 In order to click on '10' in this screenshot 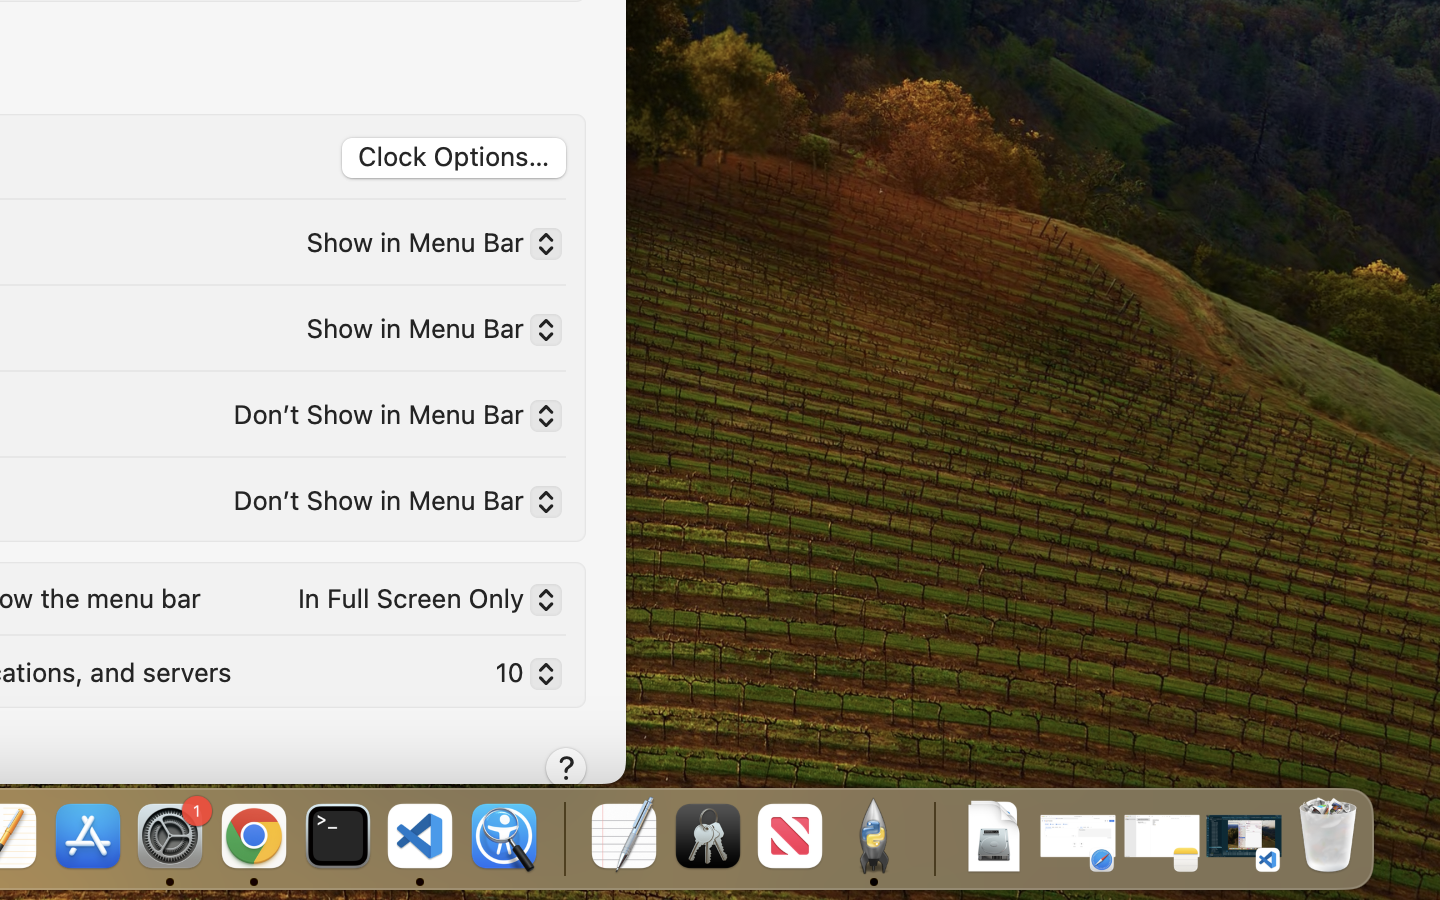, I will do `click(518, 675)`.